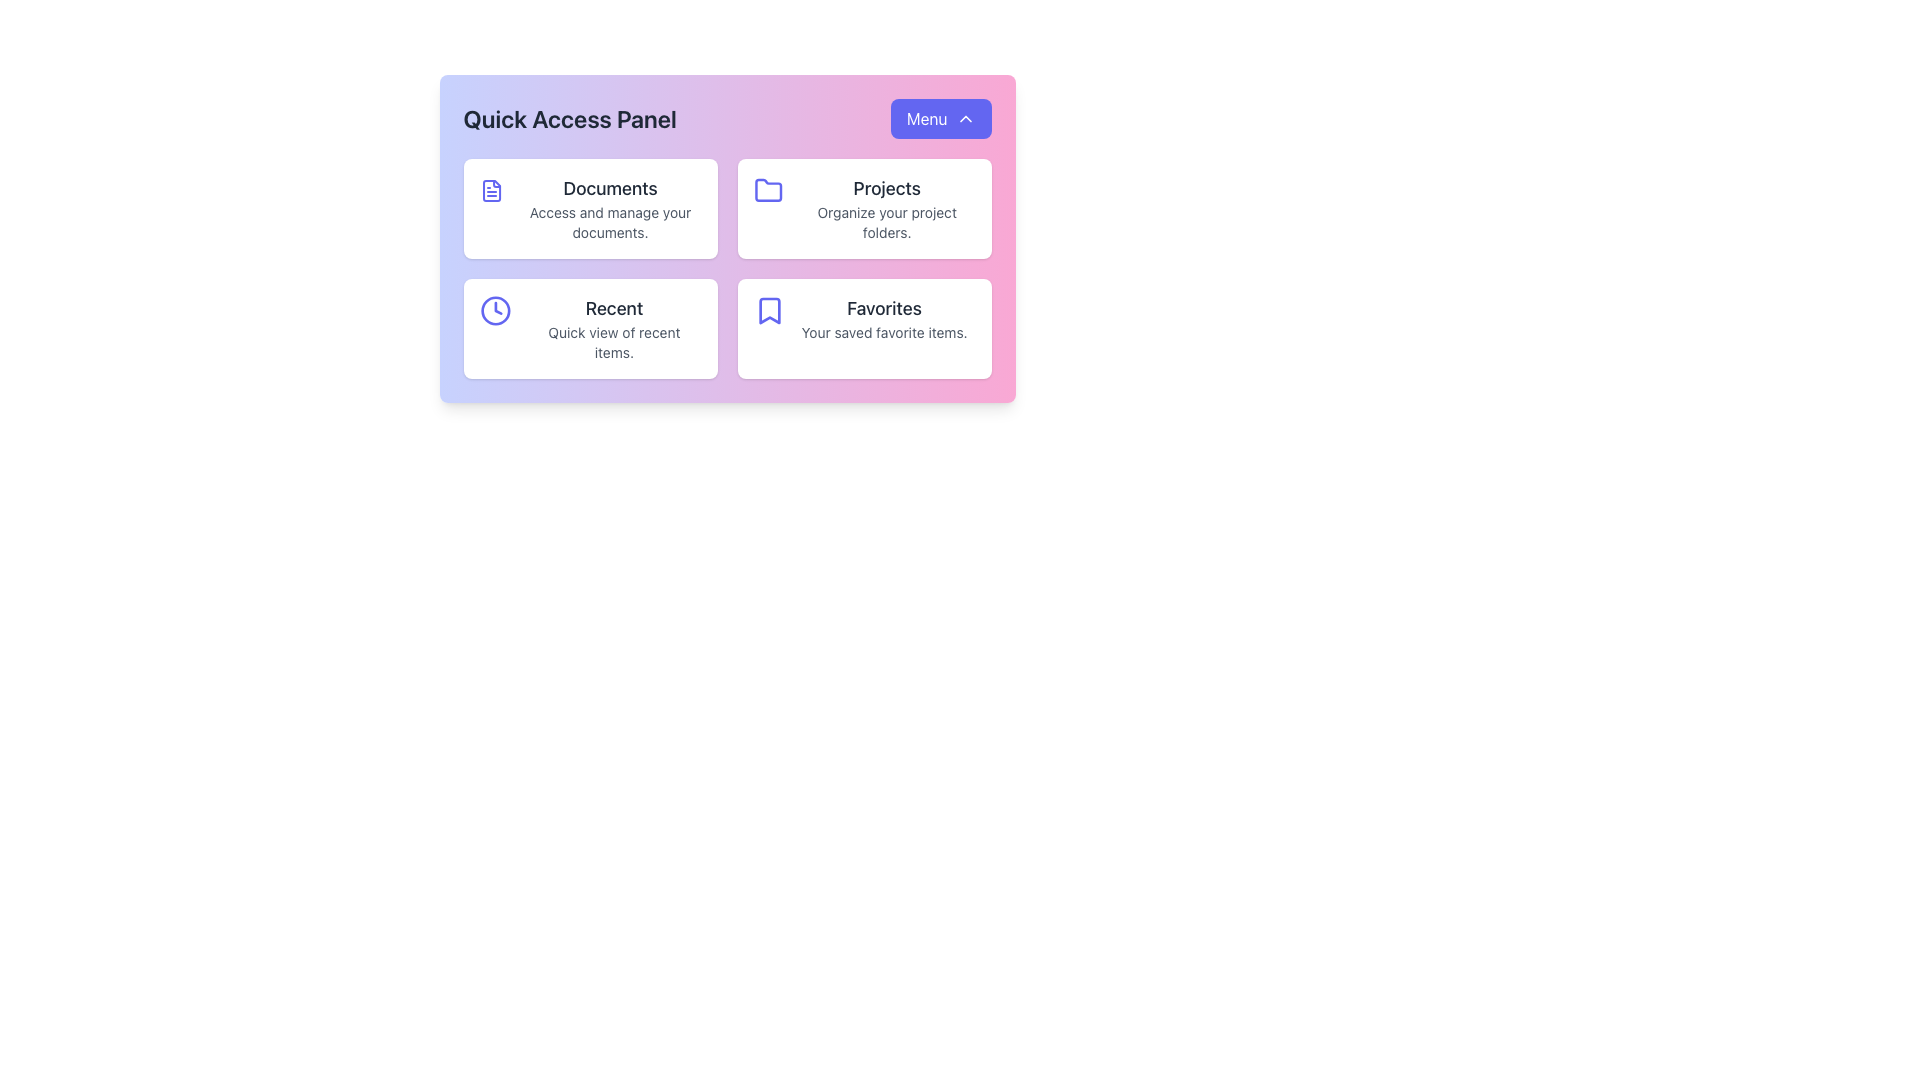  What do you see at coordinates (613, 327) in the screenshot?
I see `the quick-access link in the lower-left portion of the grid that allows users` at bounding box center [613, 327].